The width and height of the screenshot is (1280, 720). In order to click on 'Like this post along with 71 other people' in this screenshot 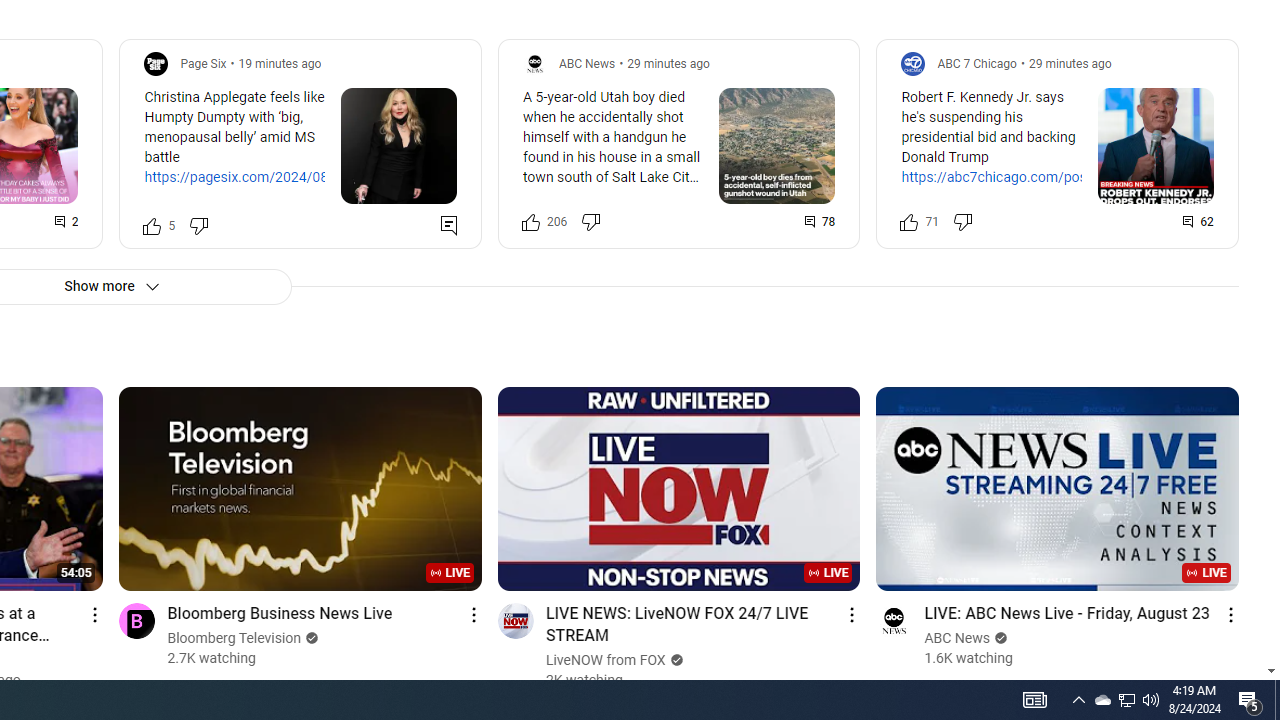, I will do `click(908, 221)`.